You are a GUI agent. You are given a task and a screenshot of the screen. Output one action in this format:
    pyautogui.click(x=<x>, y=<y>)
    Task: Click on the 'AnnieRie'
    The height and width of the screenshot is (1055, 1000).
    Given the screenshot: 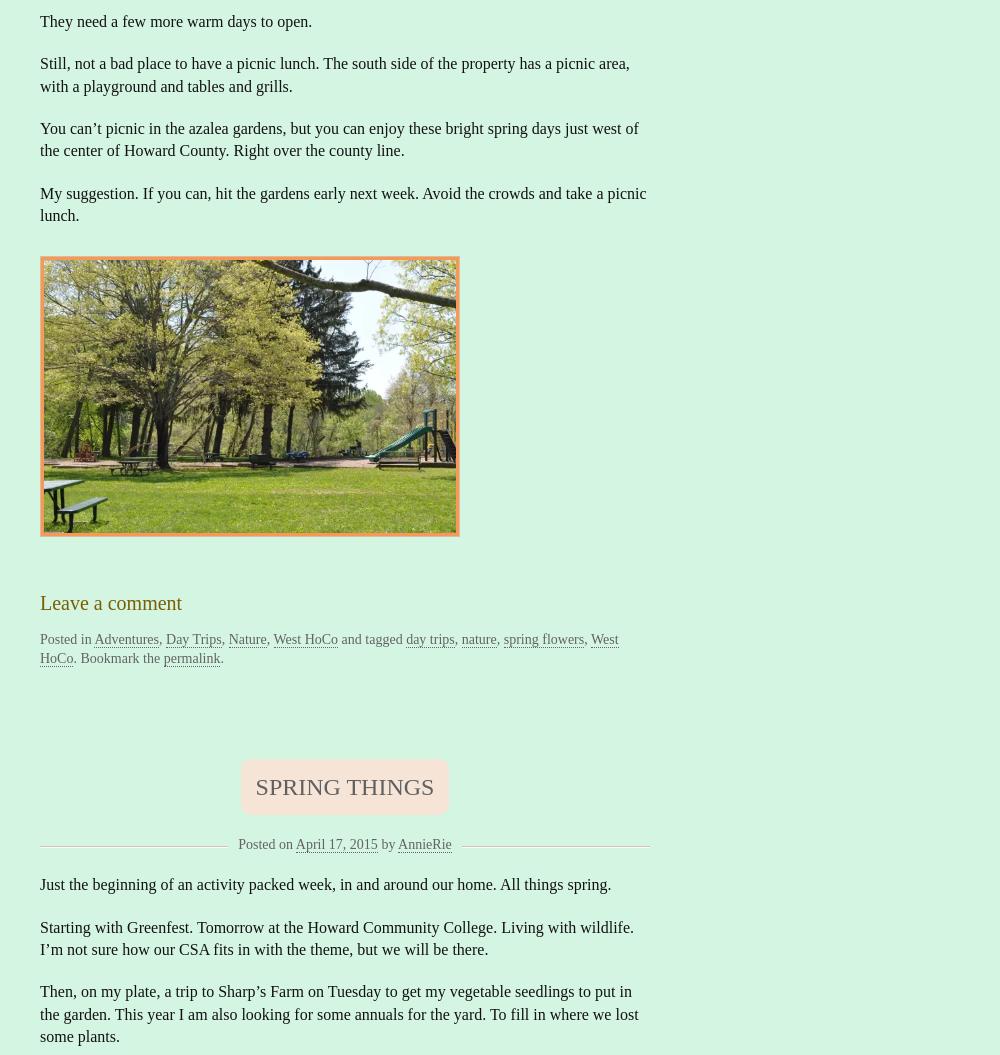 What is the action you would take?
    pyautogui.click(x=424, y=843)
    